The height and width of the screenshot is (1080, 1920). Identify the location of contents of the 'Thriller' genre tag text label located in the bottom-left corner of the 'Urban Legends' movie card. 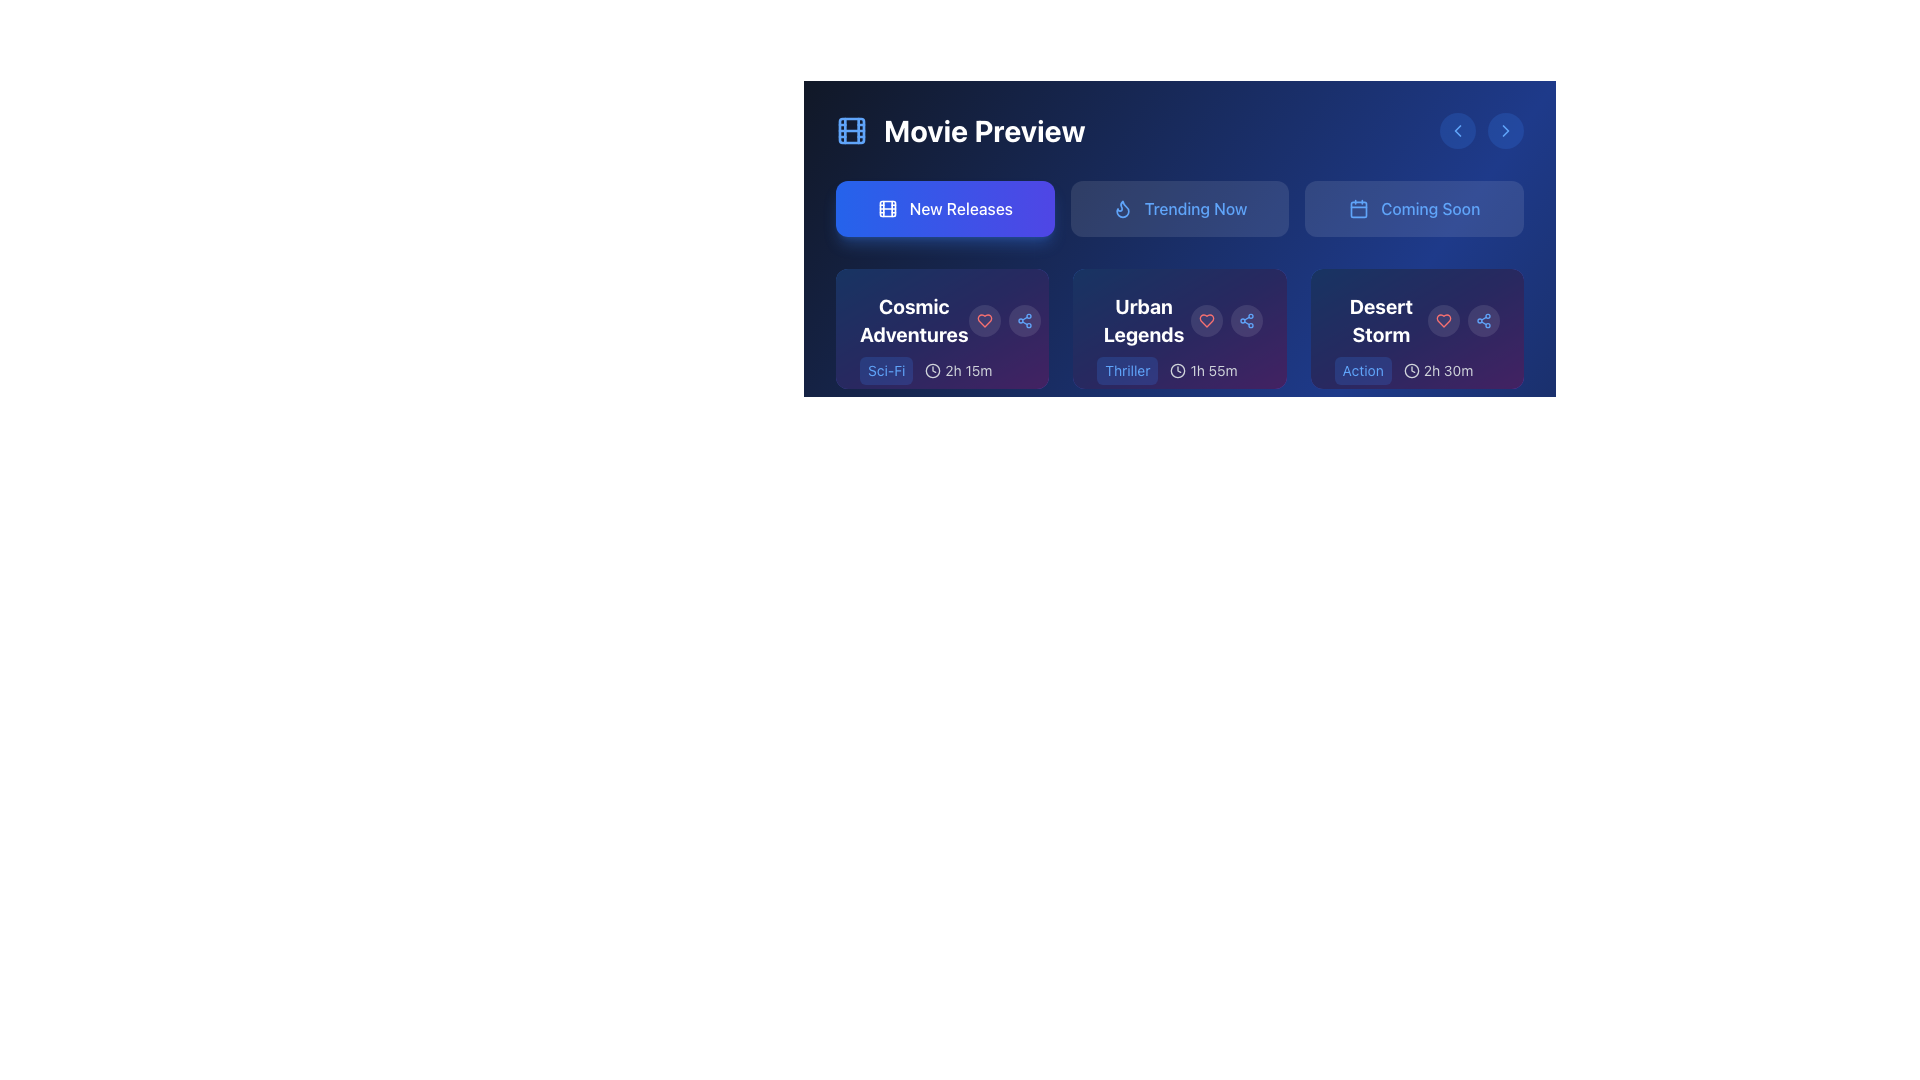
(1127, 370).